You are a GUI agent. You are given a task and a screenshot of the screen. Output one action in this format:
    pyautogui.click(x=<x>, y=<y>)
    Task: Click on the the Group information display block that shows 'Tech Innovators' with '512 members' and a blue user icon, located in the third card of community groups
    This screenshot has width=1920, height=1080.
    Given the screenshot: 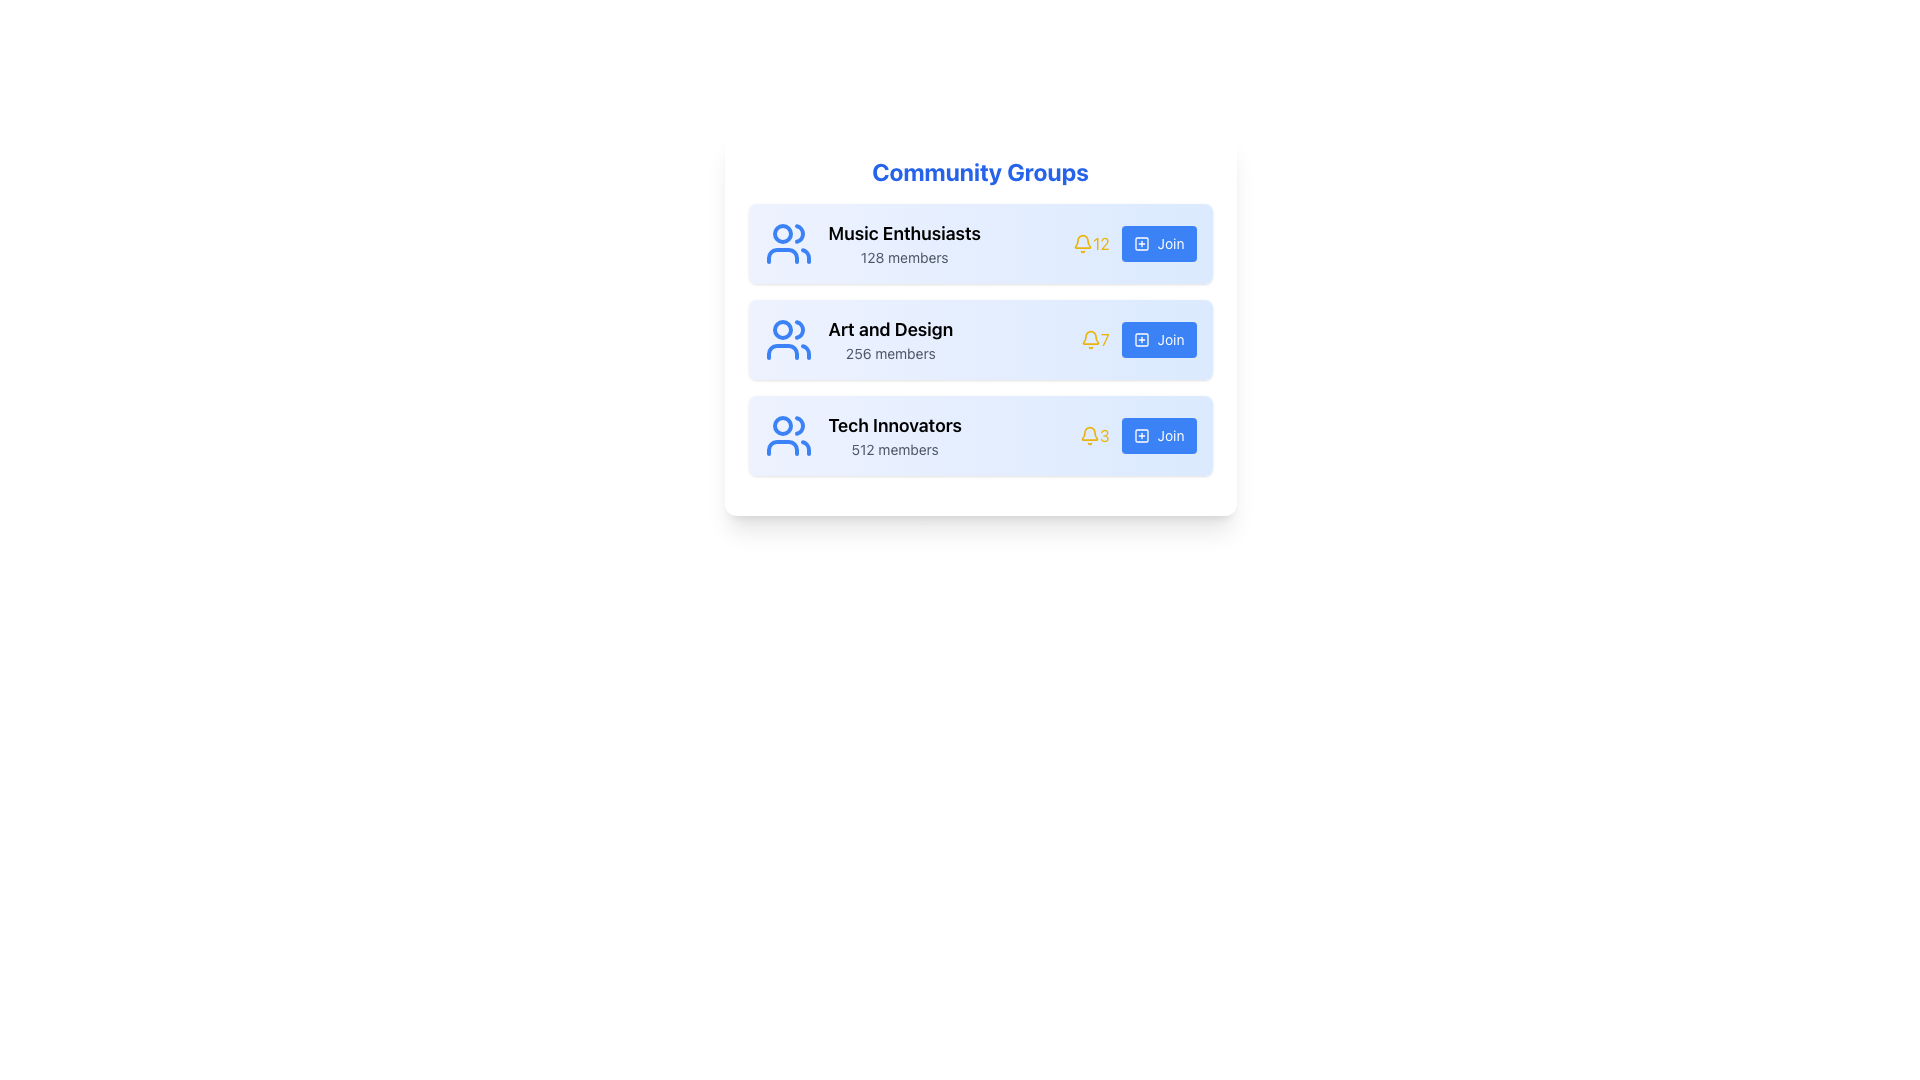 What is the action you would take?
    pyautogui.click(x=863, y=434)
    